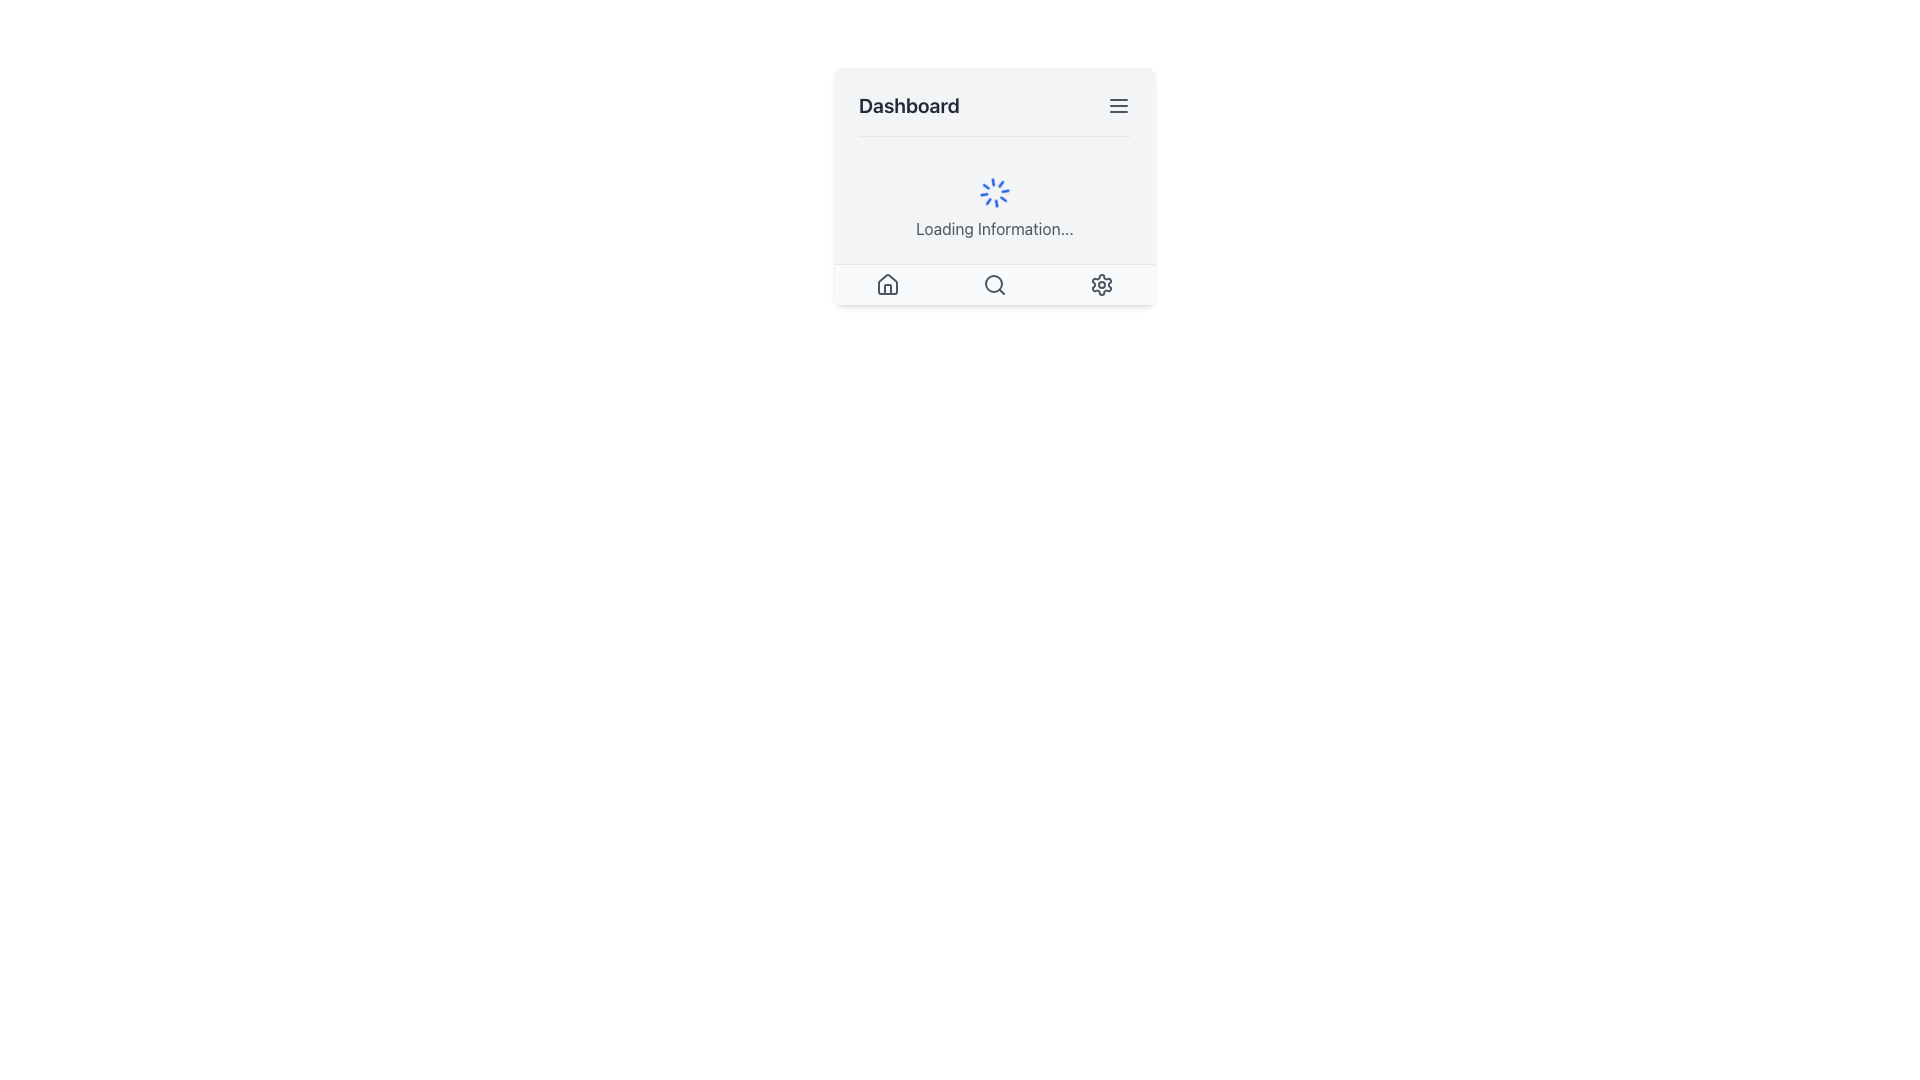  I want to click on the Text Label that serves as the title for the 'Dashboard' section, located at the top-left corner of the header, so click(908, 105).